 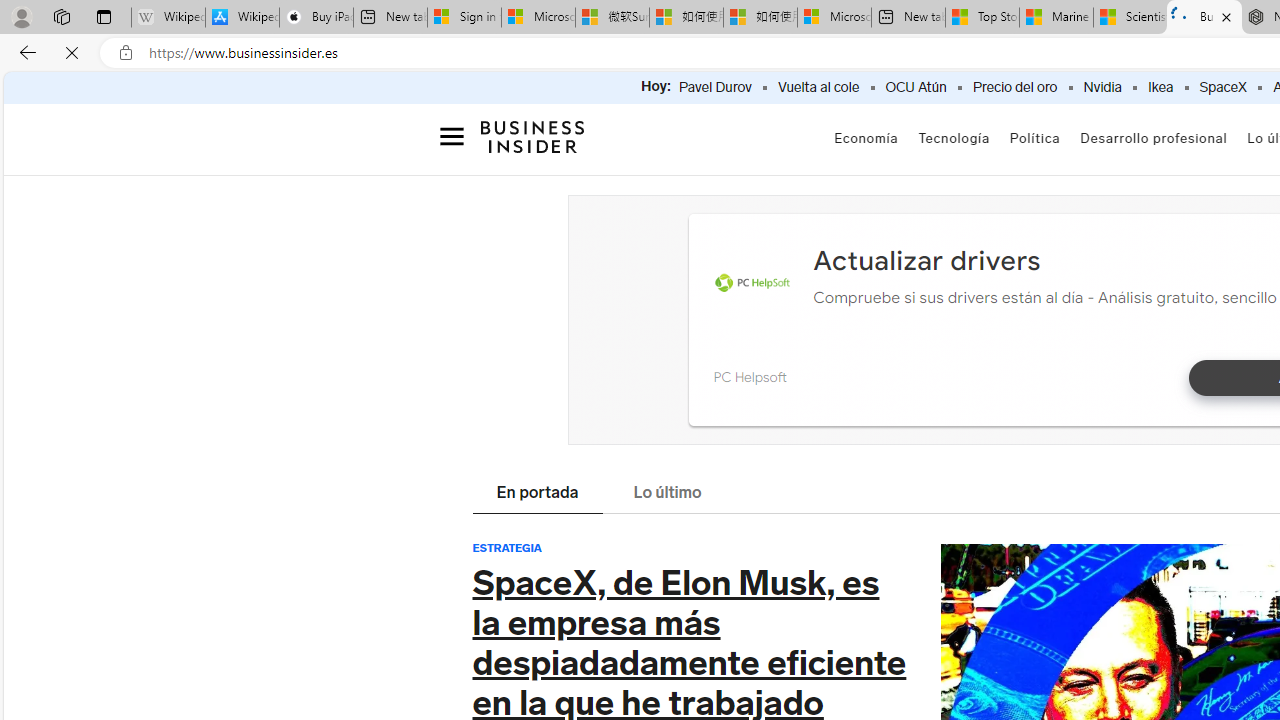 What do you see at coordinates (533, 141) in the screenshot?
I see `'Logo BusinessInsider.es'` at bounding box center [533, 141].